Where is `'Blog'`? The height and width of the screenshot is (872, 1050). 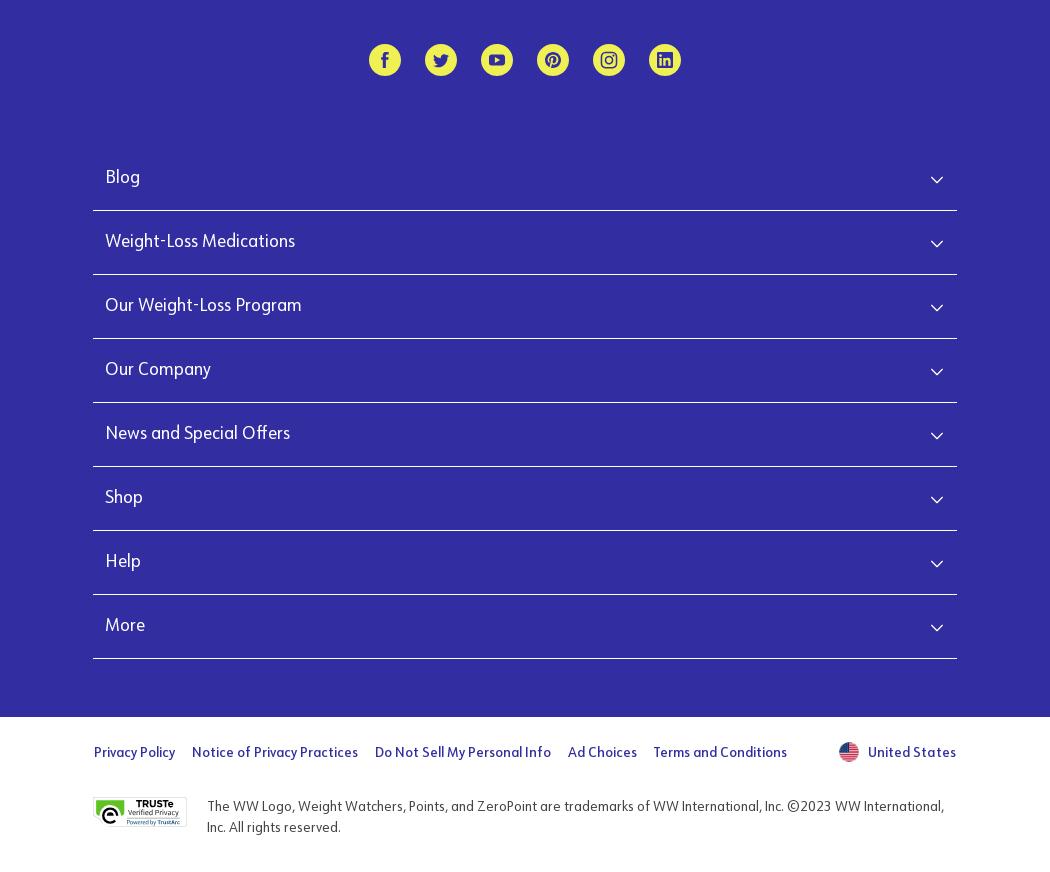 'Blog' is located at coordinates (121, 177).